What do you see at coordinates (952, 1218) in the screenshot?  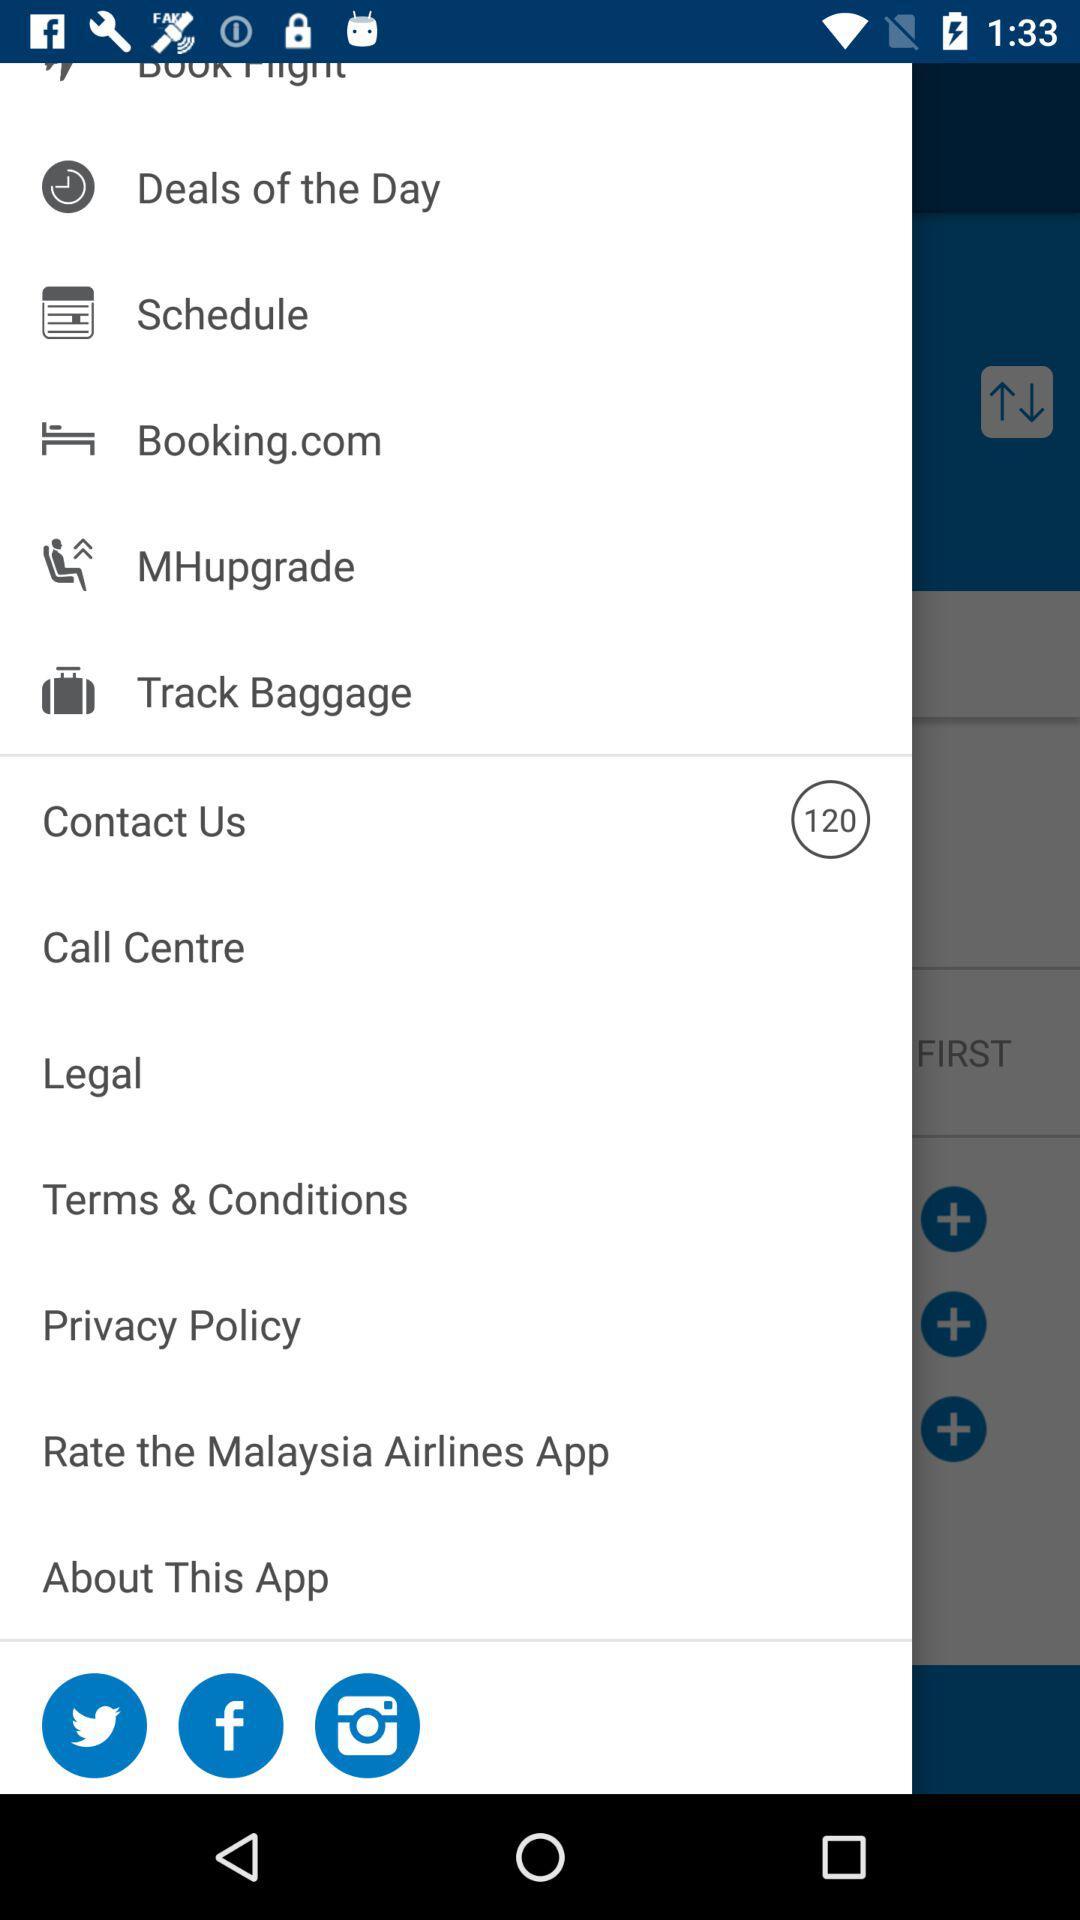 I see `the add icon` at bounding box center [952, 1218].